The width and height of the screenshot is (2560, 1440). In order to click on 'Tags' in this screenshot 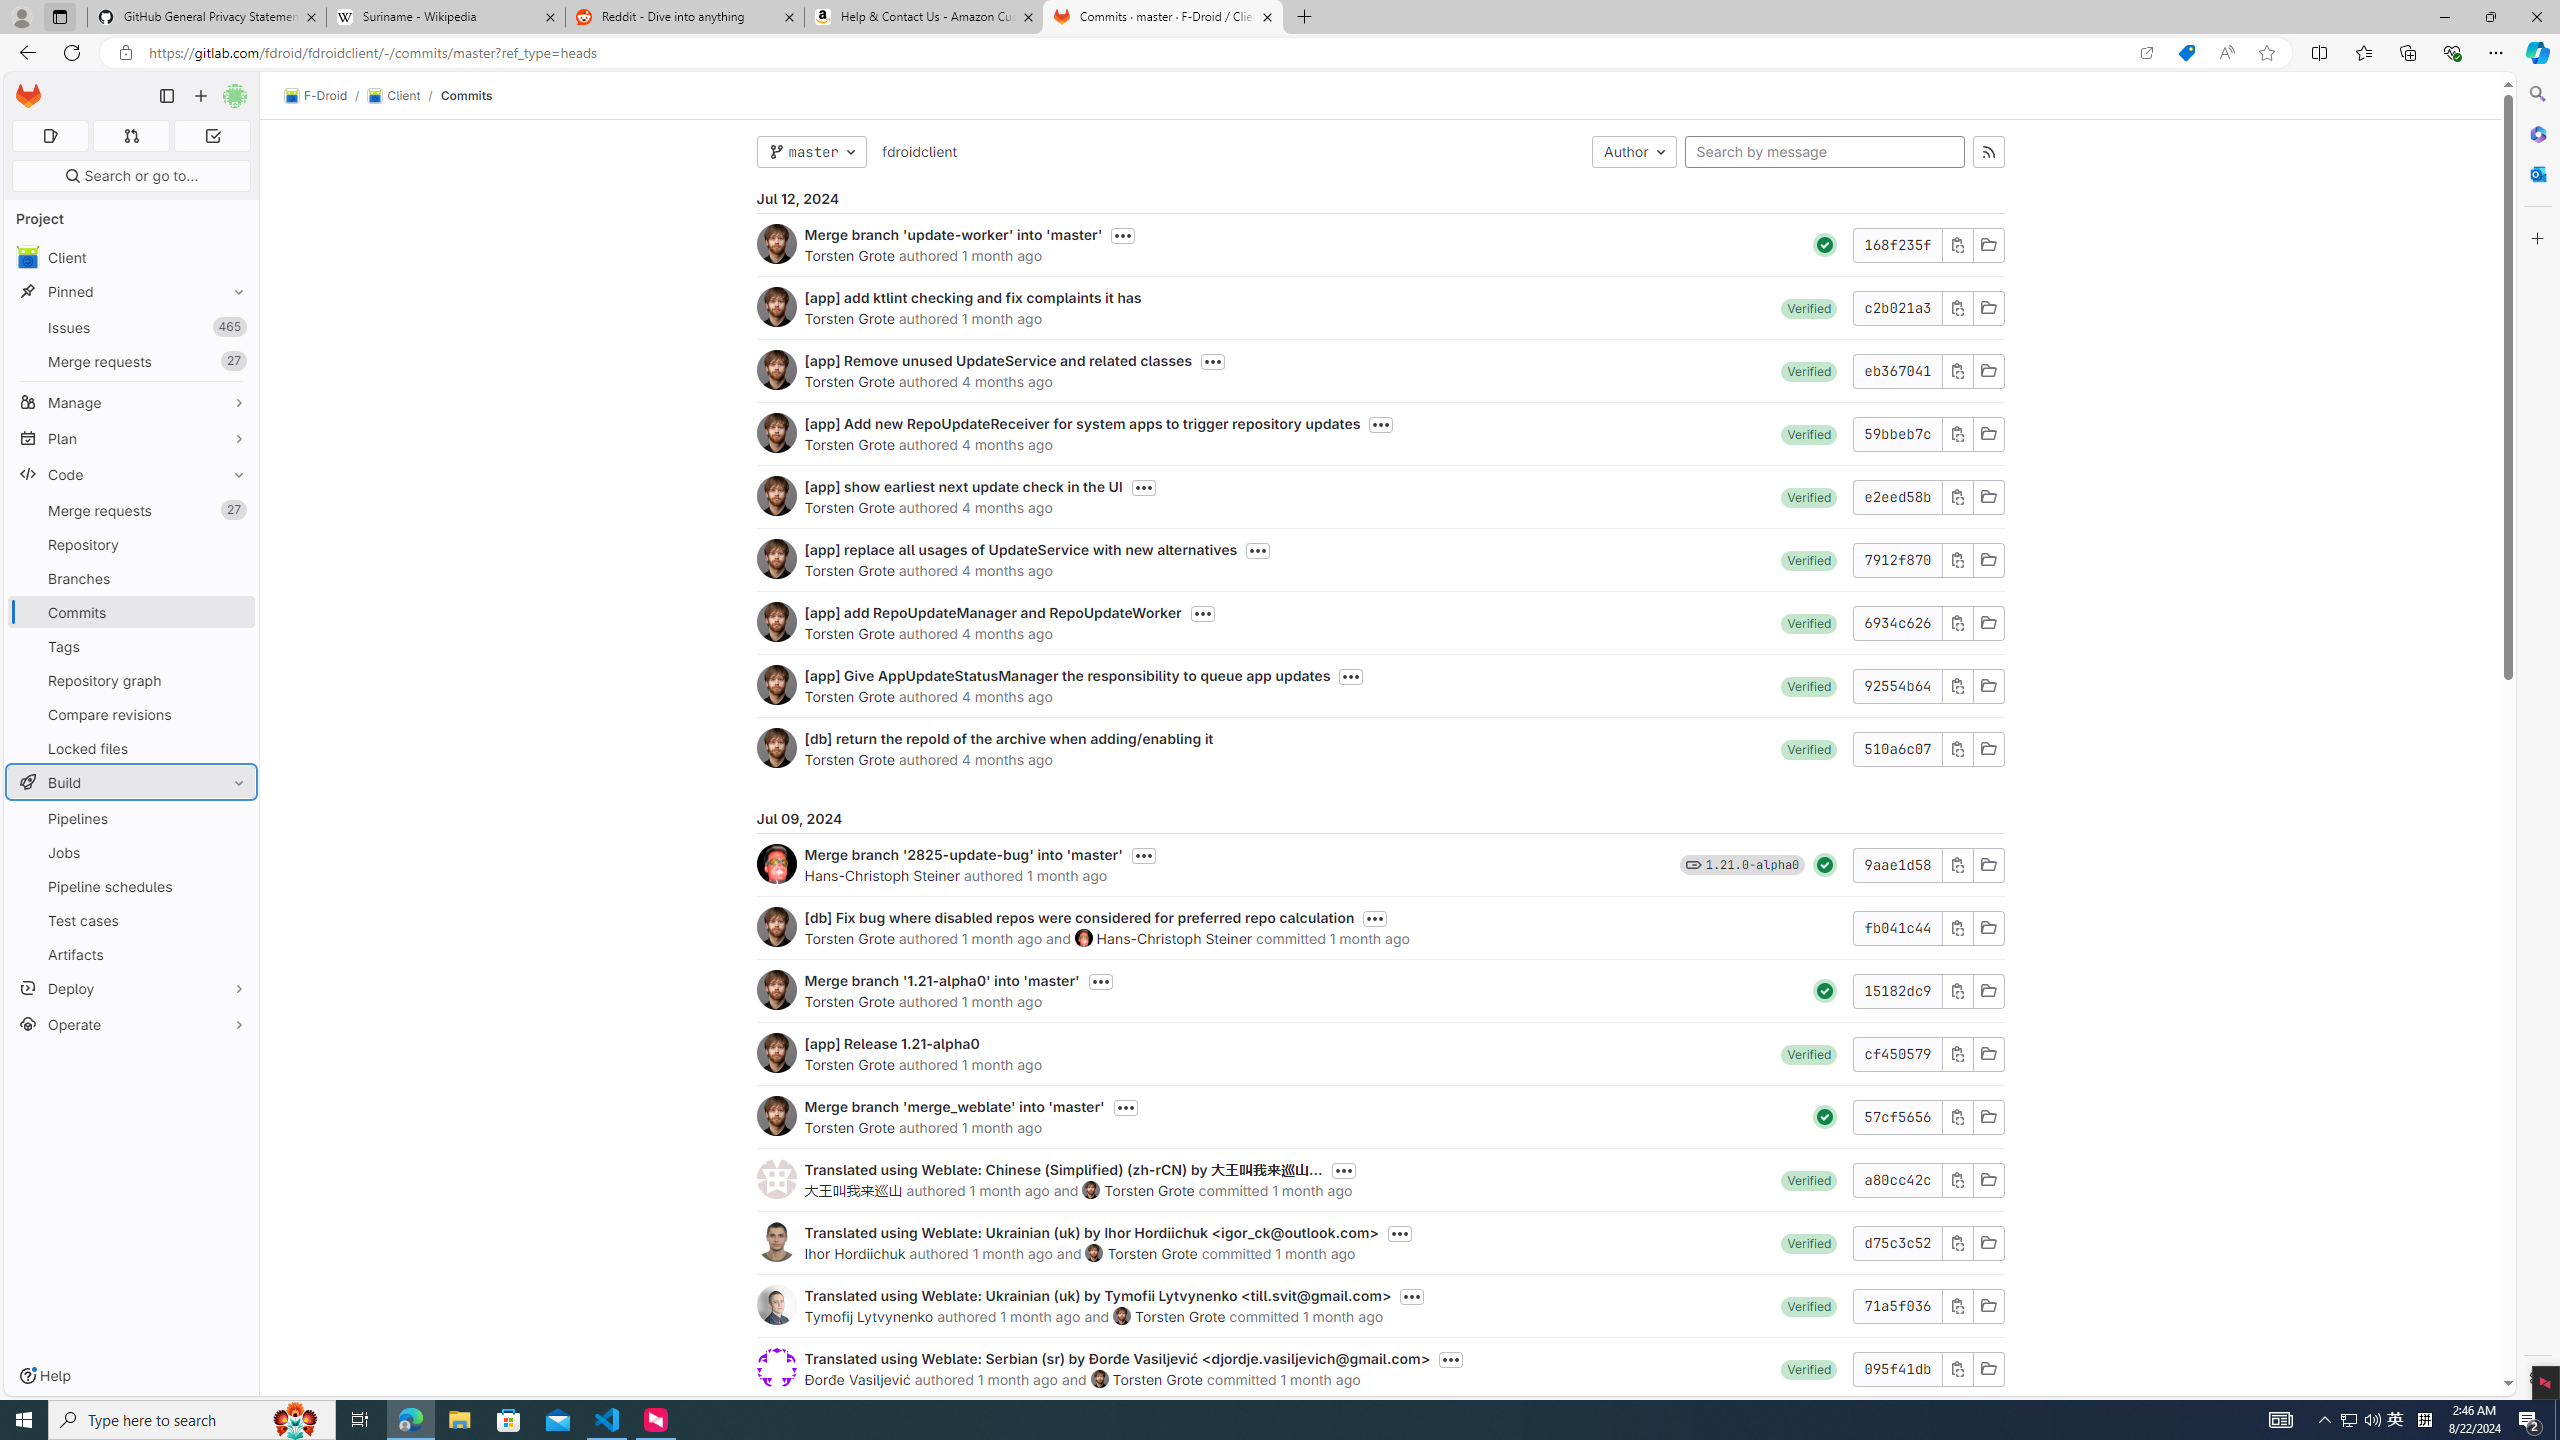, I will do `click(130, 646)`.